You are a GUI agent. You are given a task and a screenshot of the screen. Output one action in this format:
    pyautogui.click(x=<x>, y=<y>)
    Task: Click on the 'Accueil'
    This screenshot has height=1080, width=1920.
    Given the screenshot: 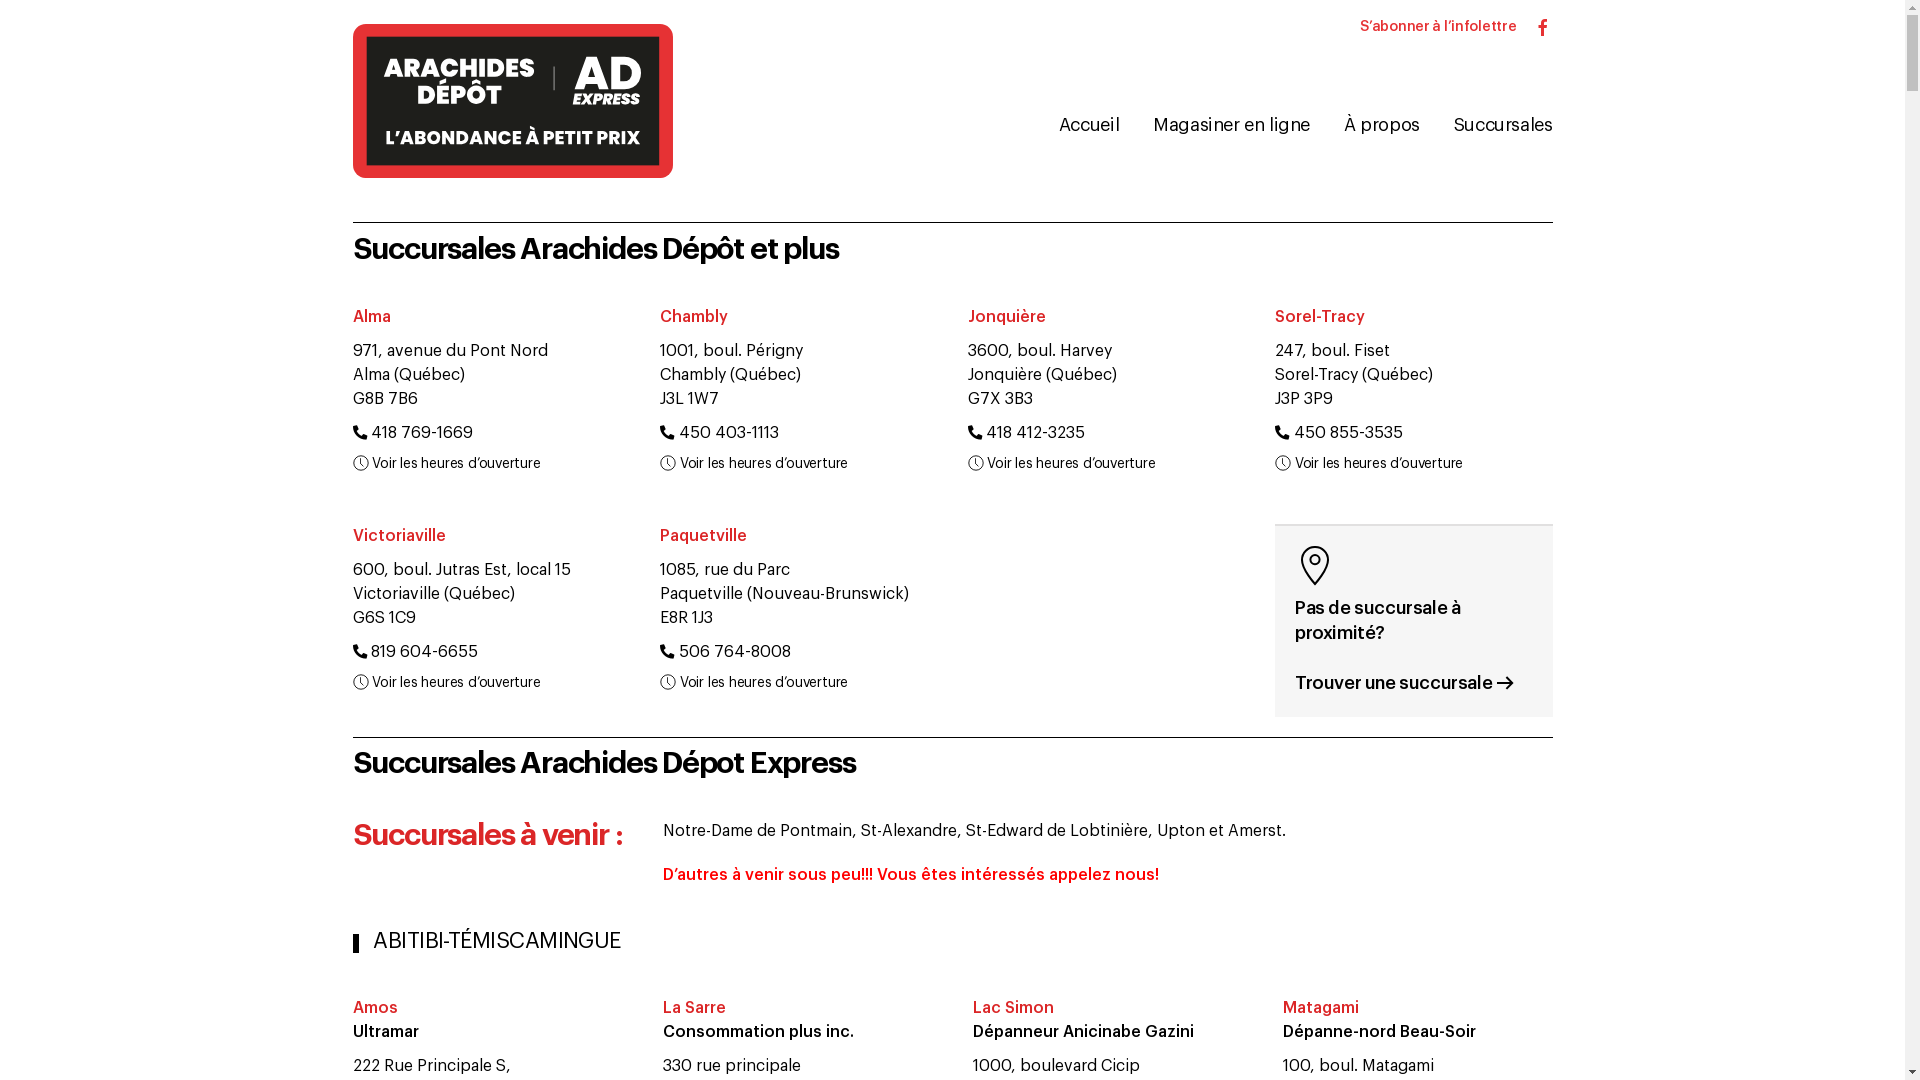 What is the action you would take?
    pyautogui.click(x=1087, y=125)
    